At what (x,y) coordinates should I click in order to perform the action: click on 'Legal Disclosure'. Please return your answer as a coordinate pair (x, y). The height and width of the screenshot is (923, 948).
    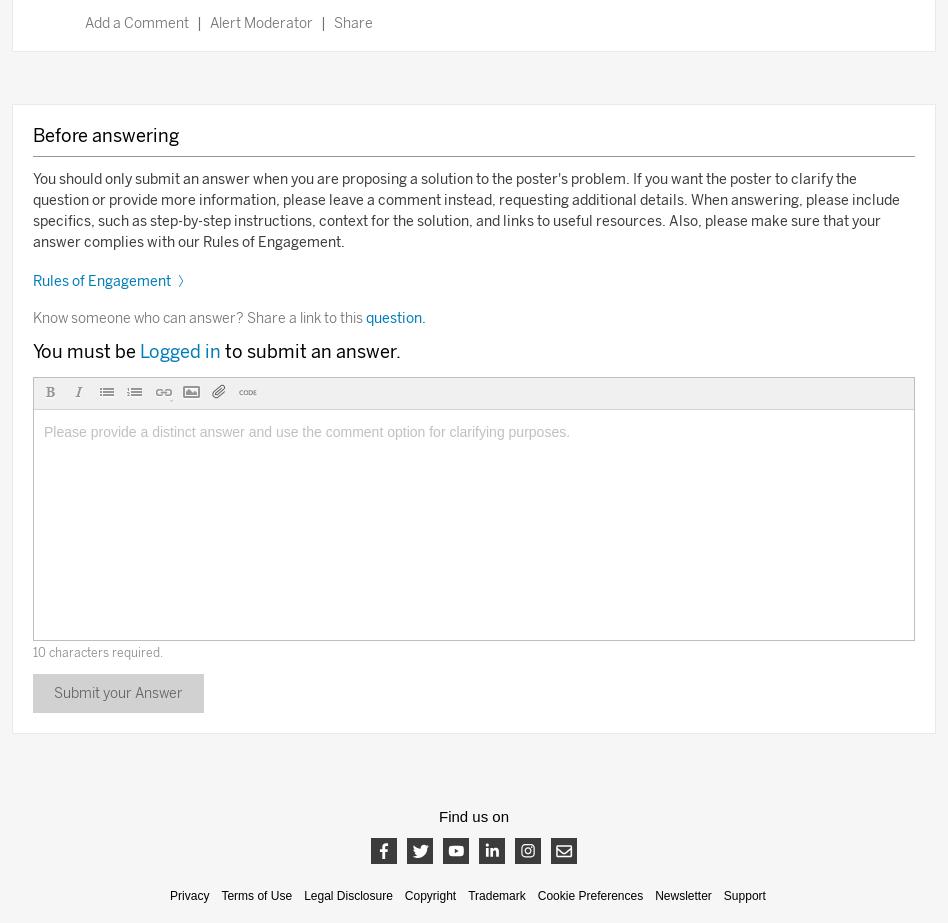
    Looking at the image, I should click on (348, 894).